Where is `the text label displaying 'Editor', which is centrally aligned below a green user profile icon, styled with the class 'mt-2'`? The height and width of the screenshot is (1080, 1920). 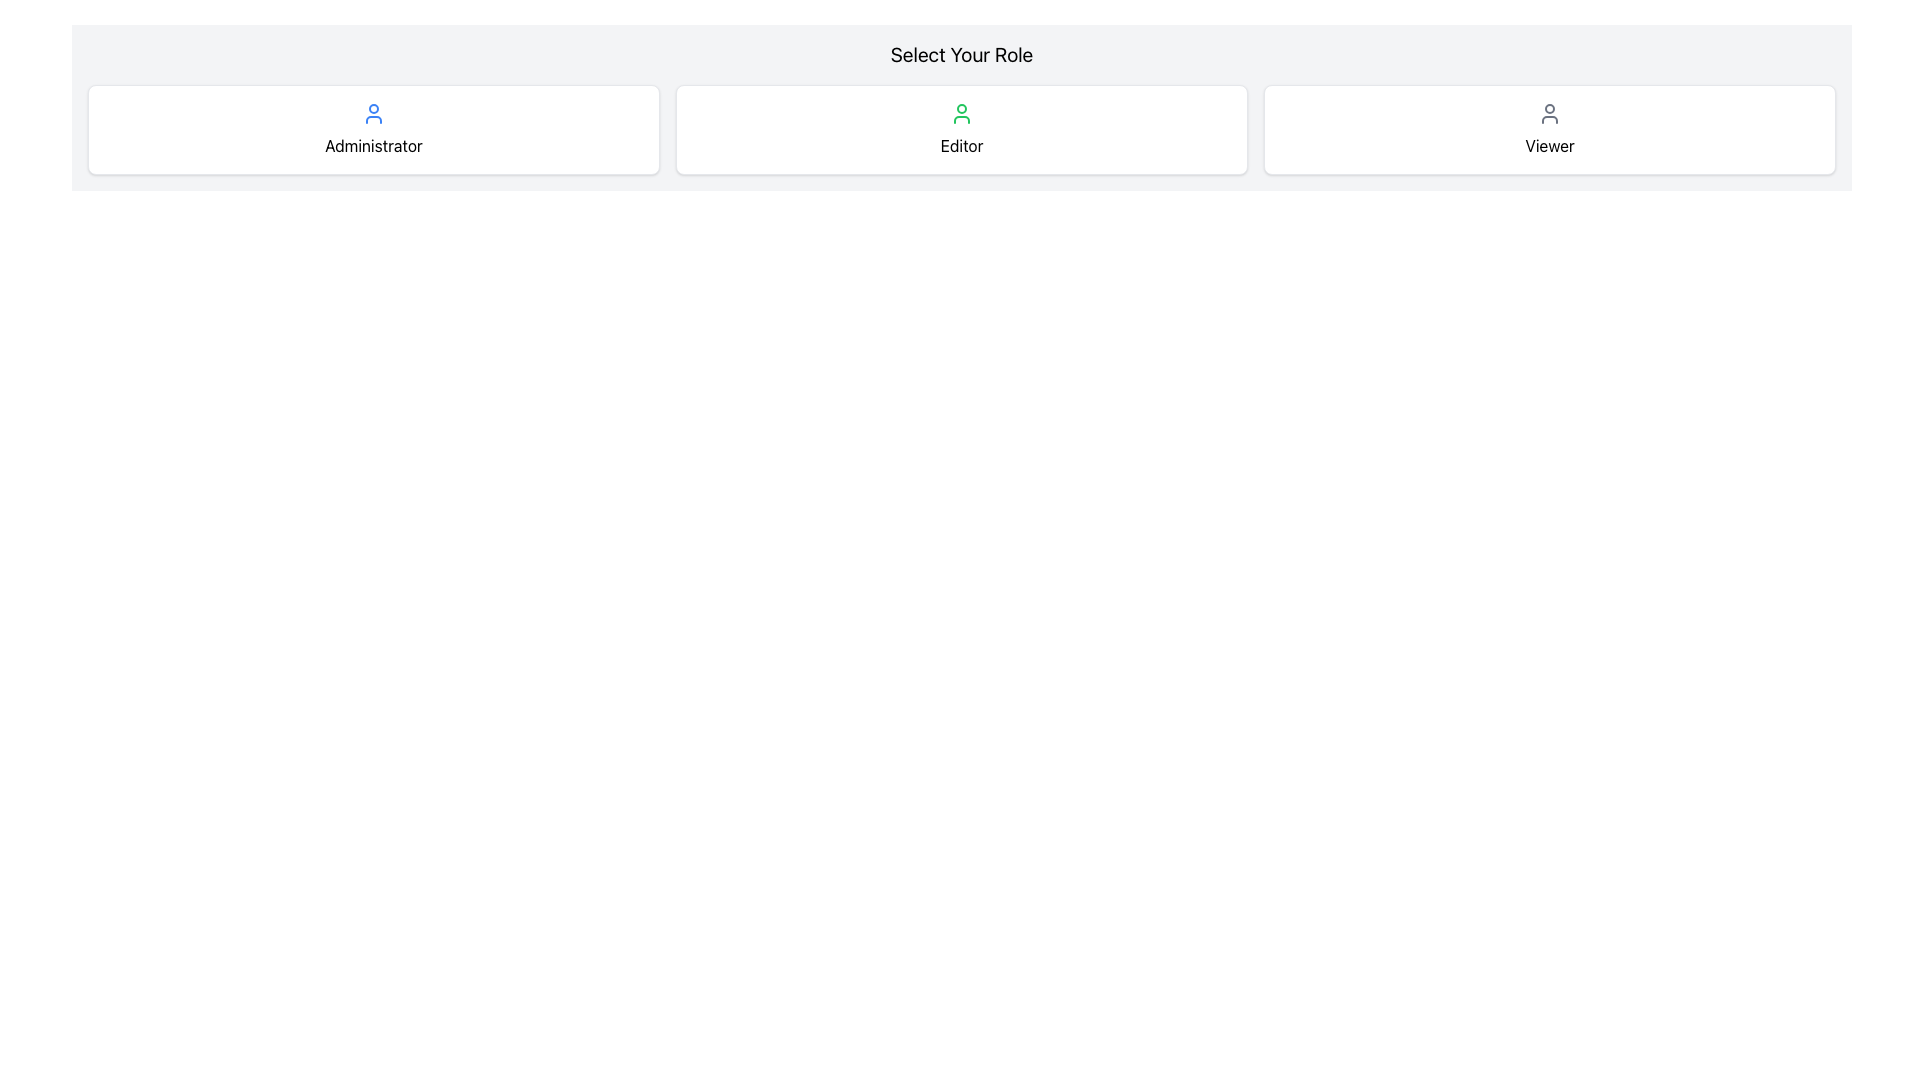
the text label displaying 'Editor', which is centrally aligned below a green user profile icon, styled with the class 'mt-2' is located at coordinates (961, 145).